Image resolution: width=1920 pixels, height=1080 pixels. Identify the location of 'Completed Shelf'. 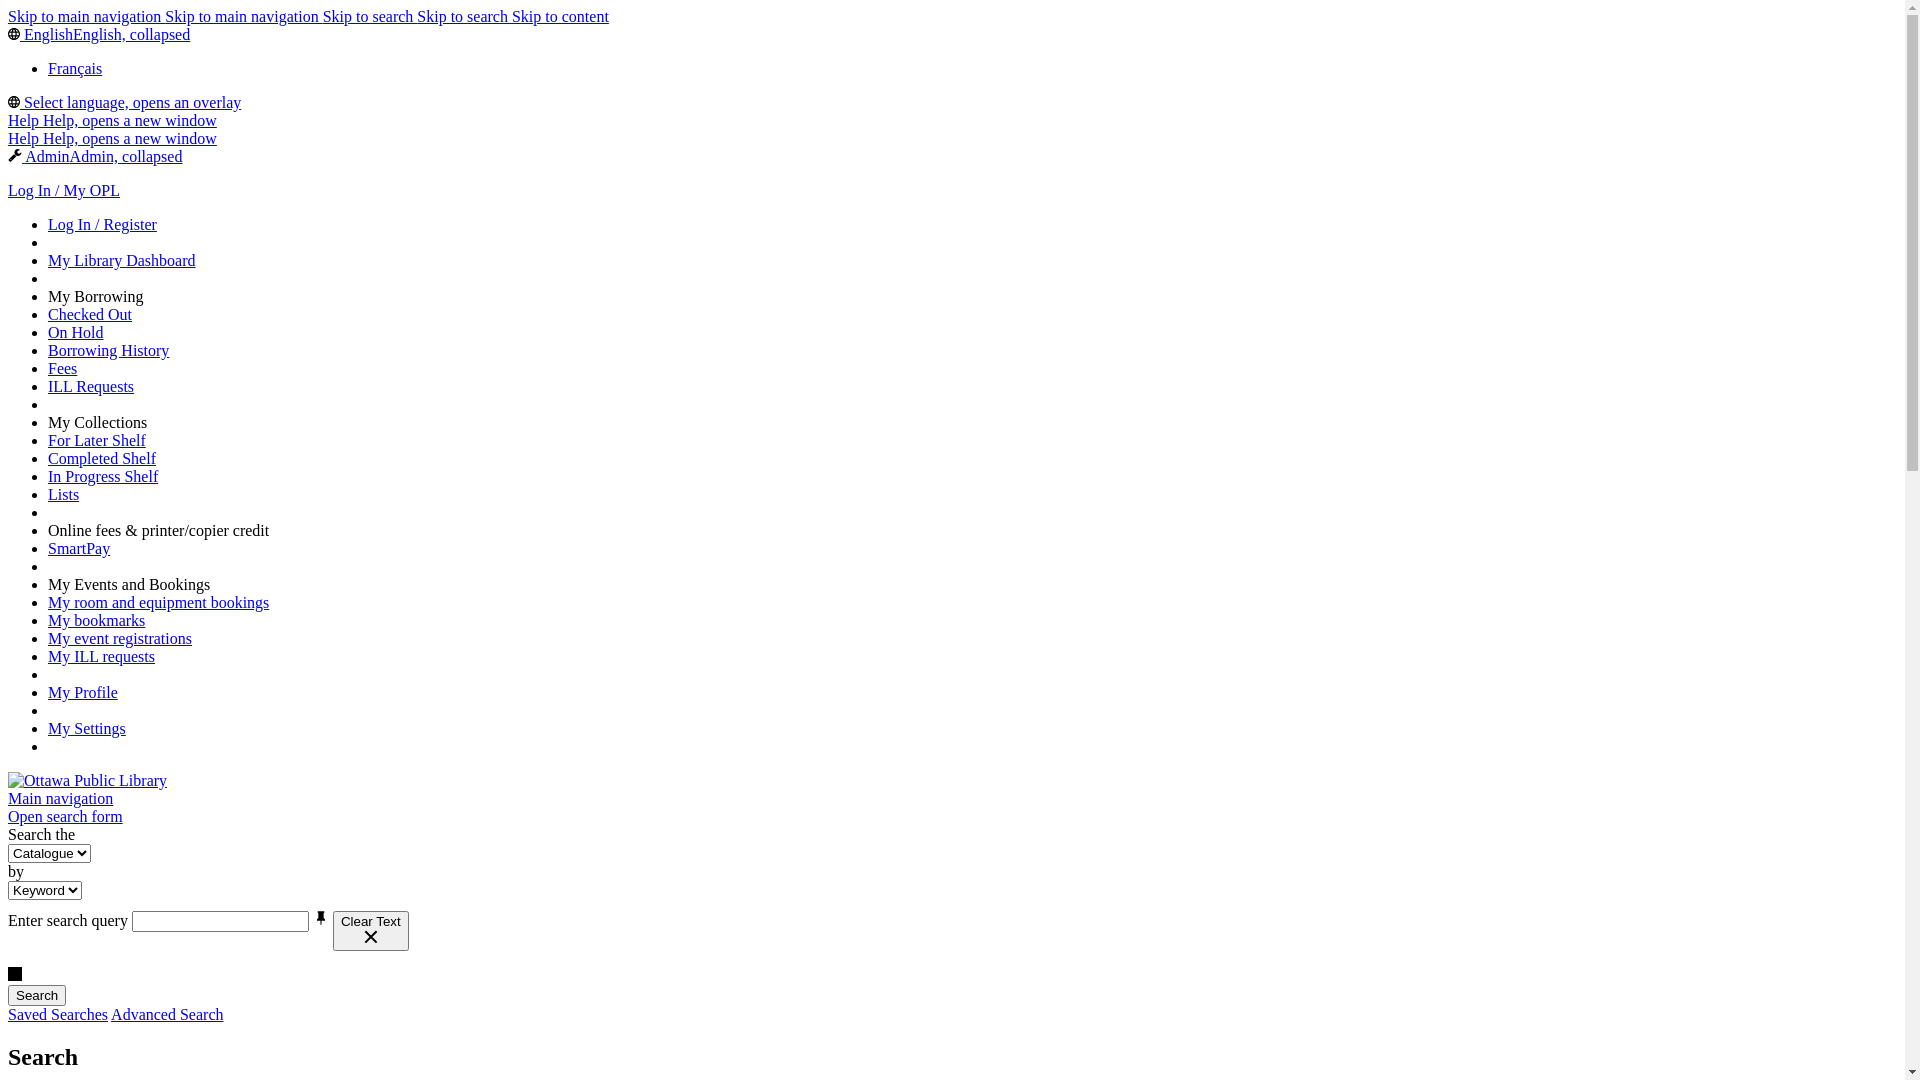
(100, 458).